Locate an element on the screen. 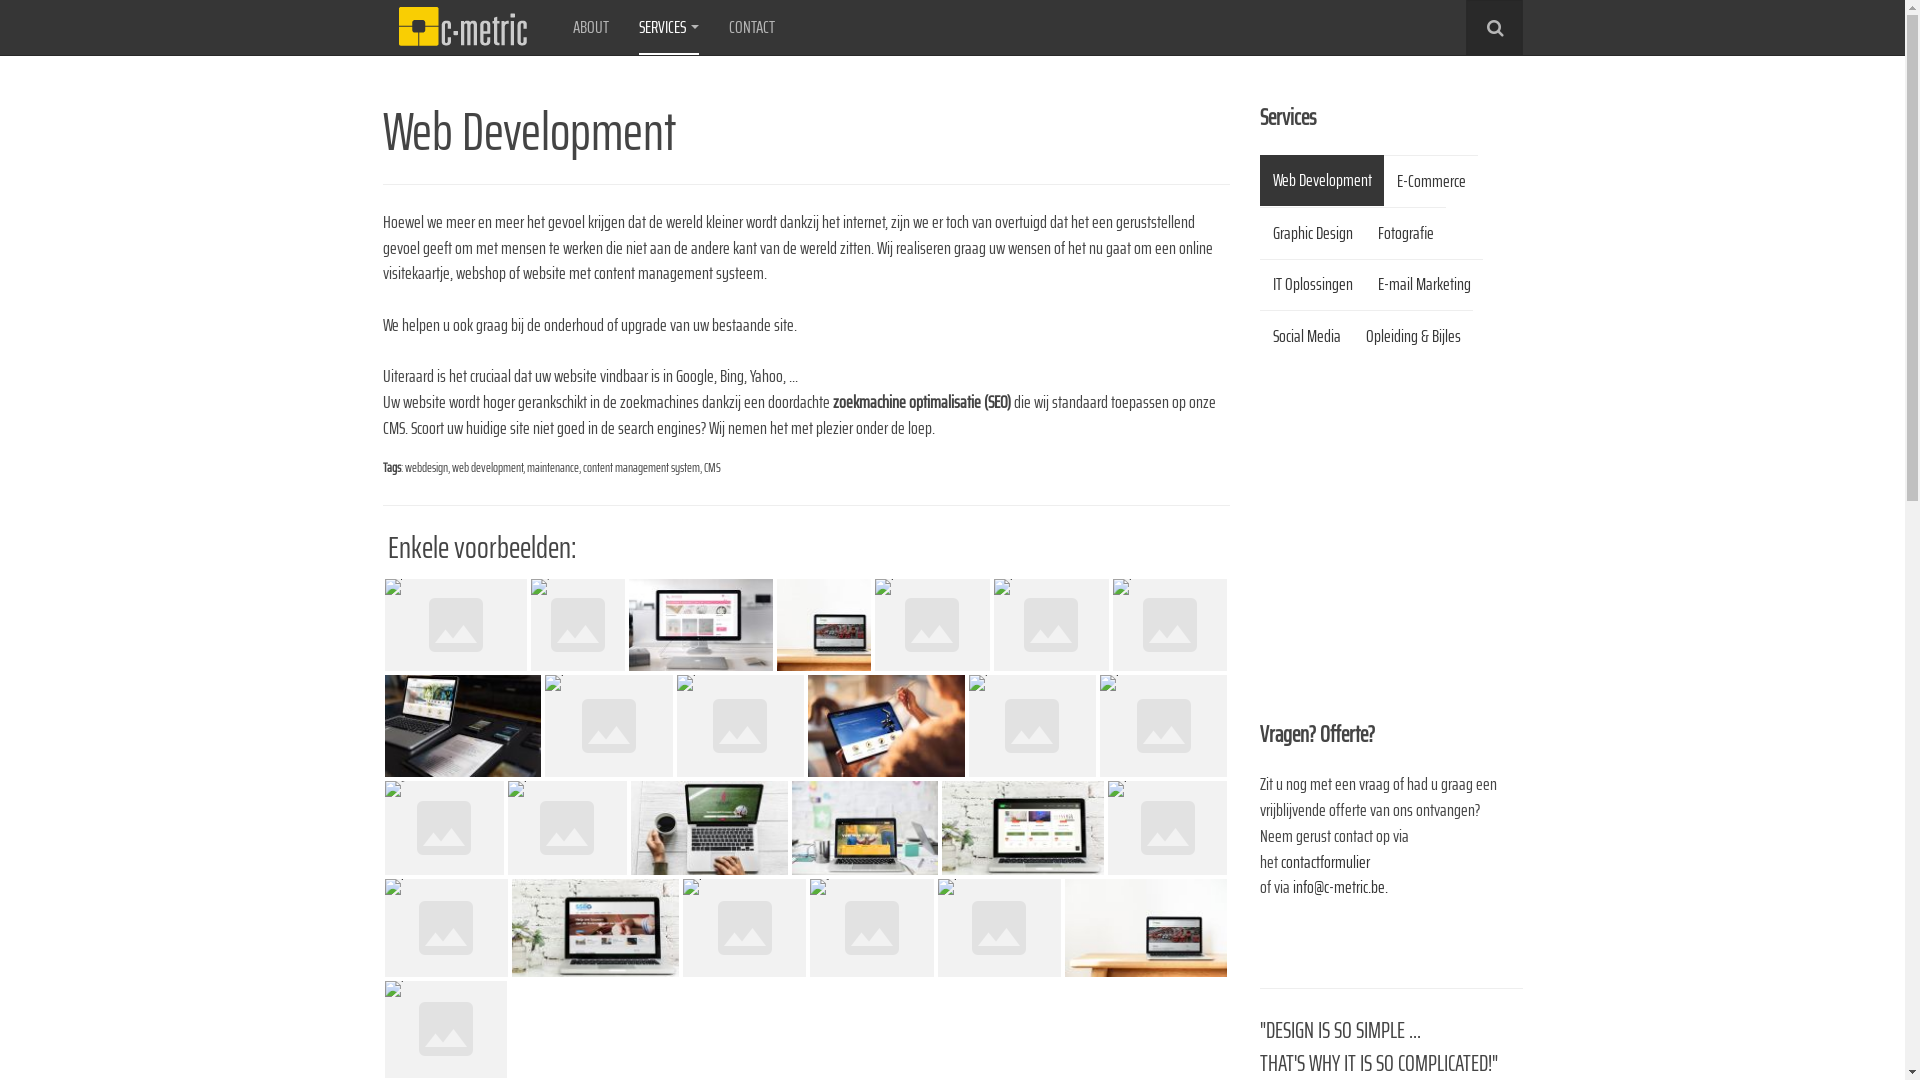  'Web Development' is located at coordinates (1321, 180).